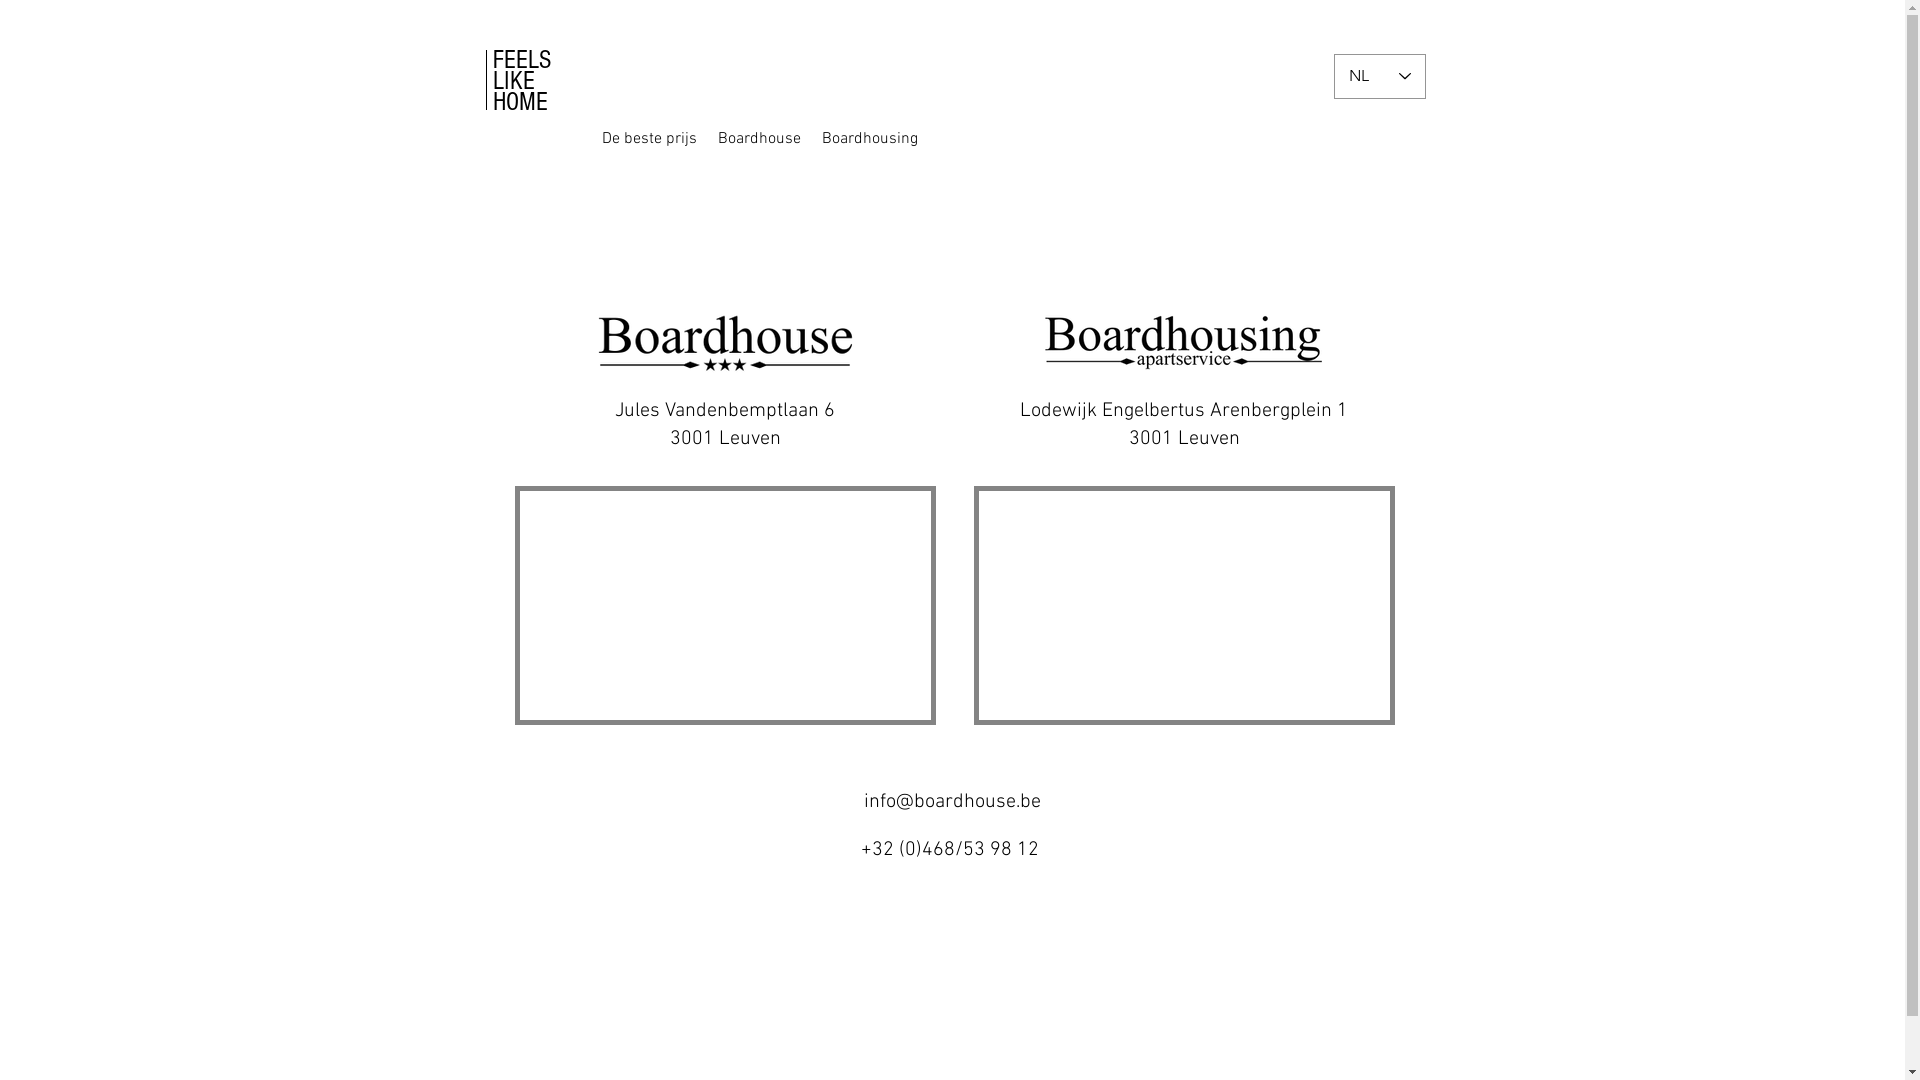 The image size is (1920, 1080). I want to click on 'Boardhousing', so click(868, 137).